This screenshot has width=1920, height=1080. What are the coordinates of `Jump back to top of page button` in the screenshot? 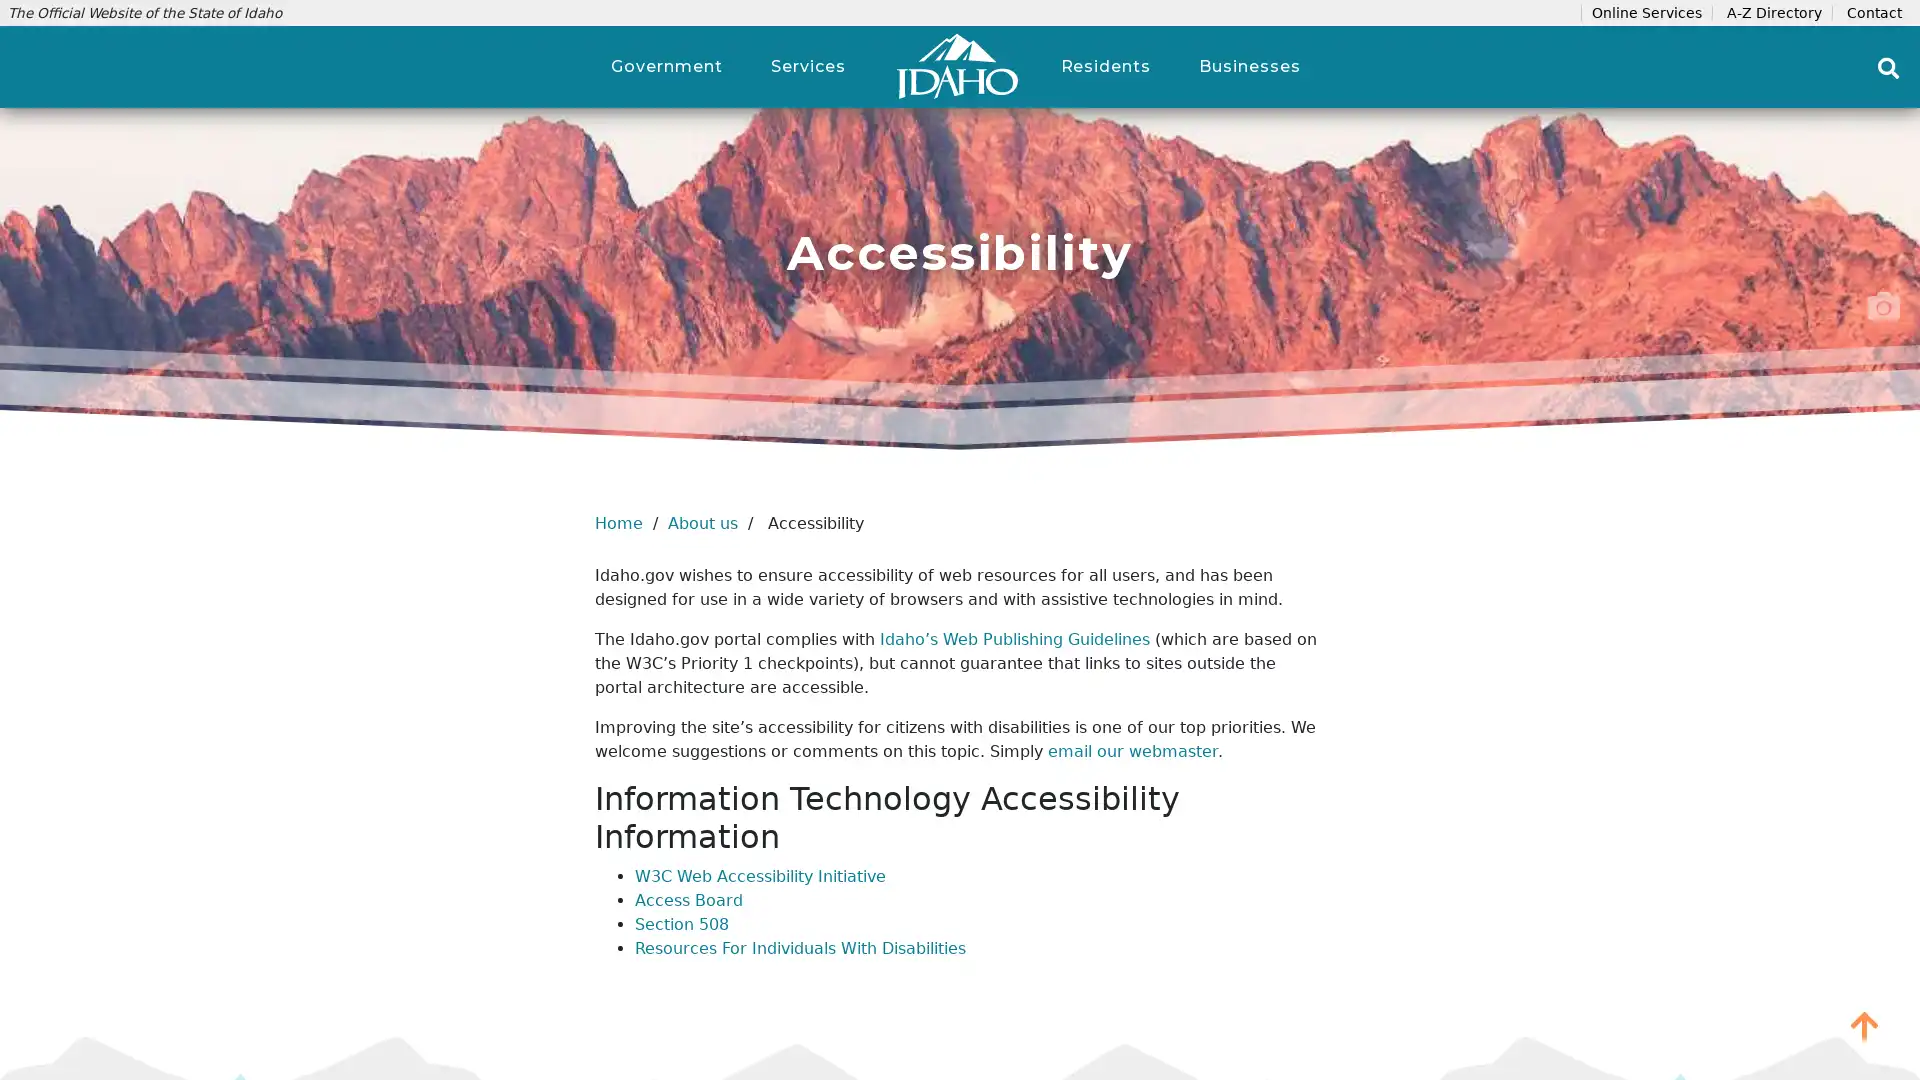 It's located at (1864, 1025).